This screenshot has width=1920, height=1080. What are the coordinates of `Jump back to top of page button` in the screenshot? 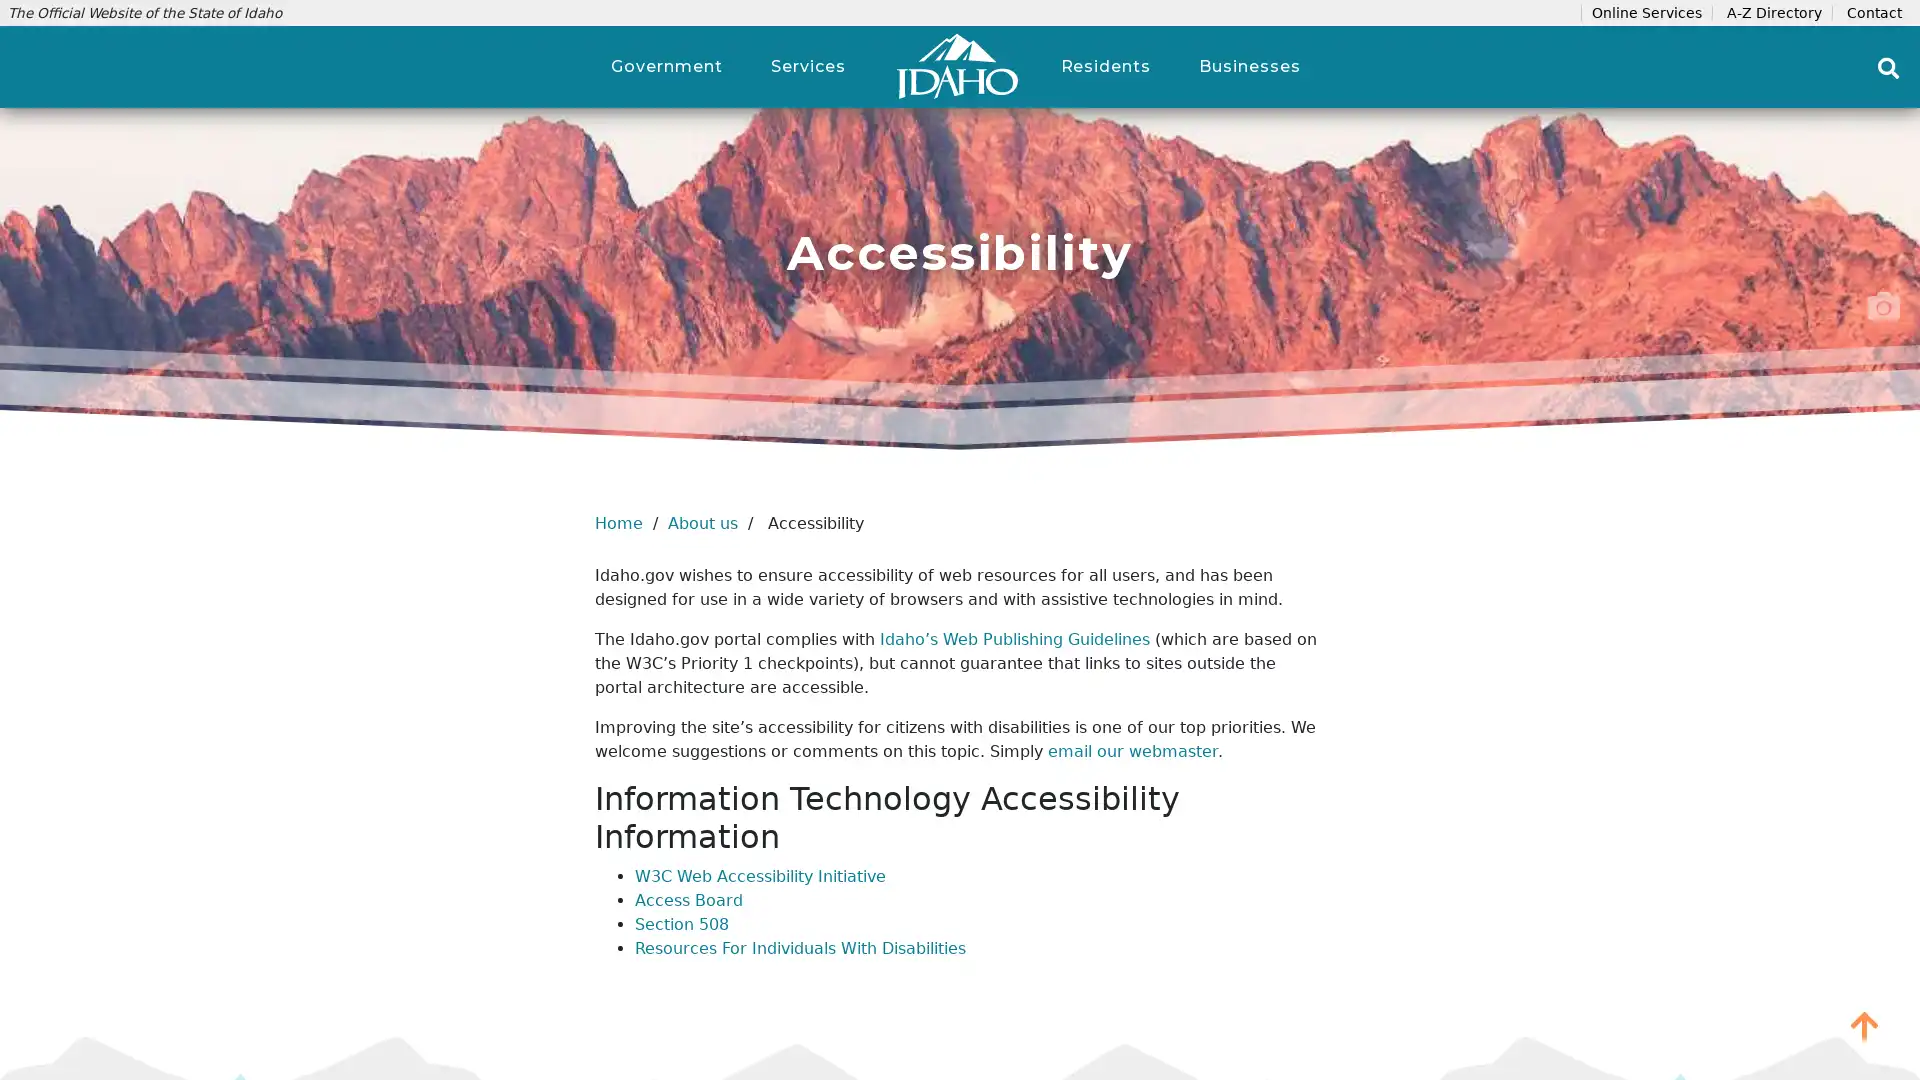 It's located at (1864, 1025).